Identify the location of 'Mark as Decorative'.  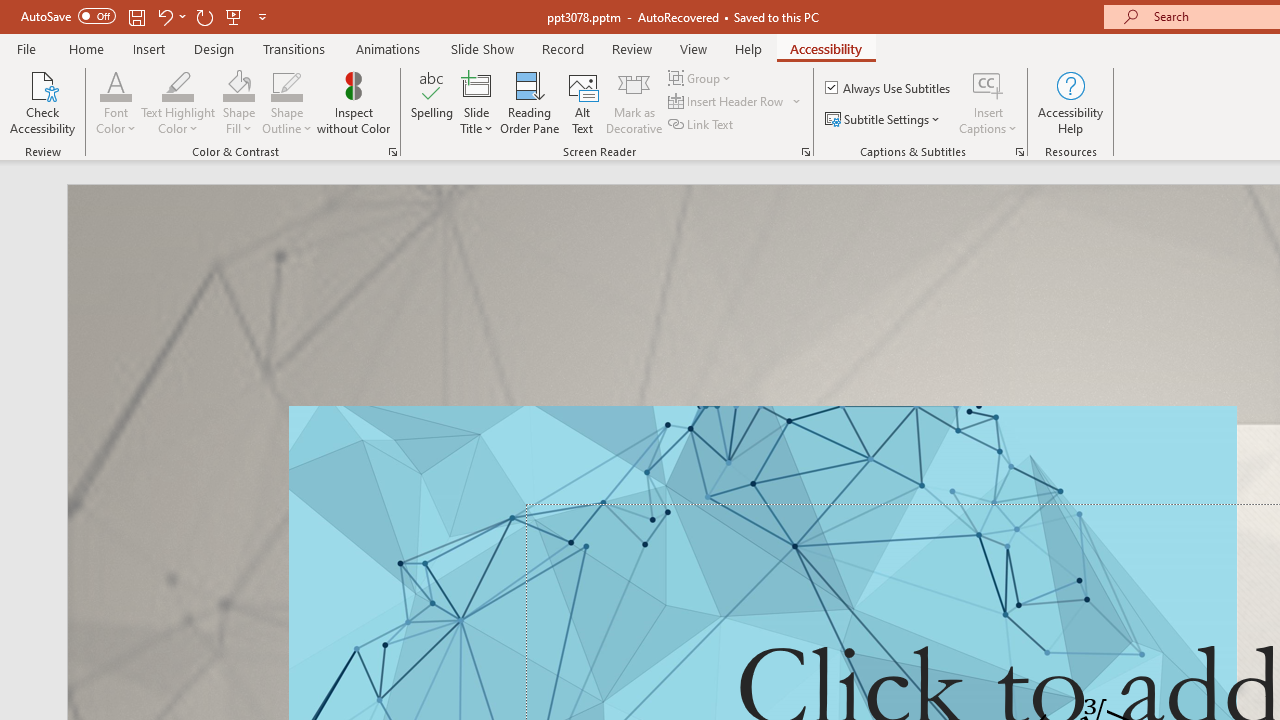
(633, 103).